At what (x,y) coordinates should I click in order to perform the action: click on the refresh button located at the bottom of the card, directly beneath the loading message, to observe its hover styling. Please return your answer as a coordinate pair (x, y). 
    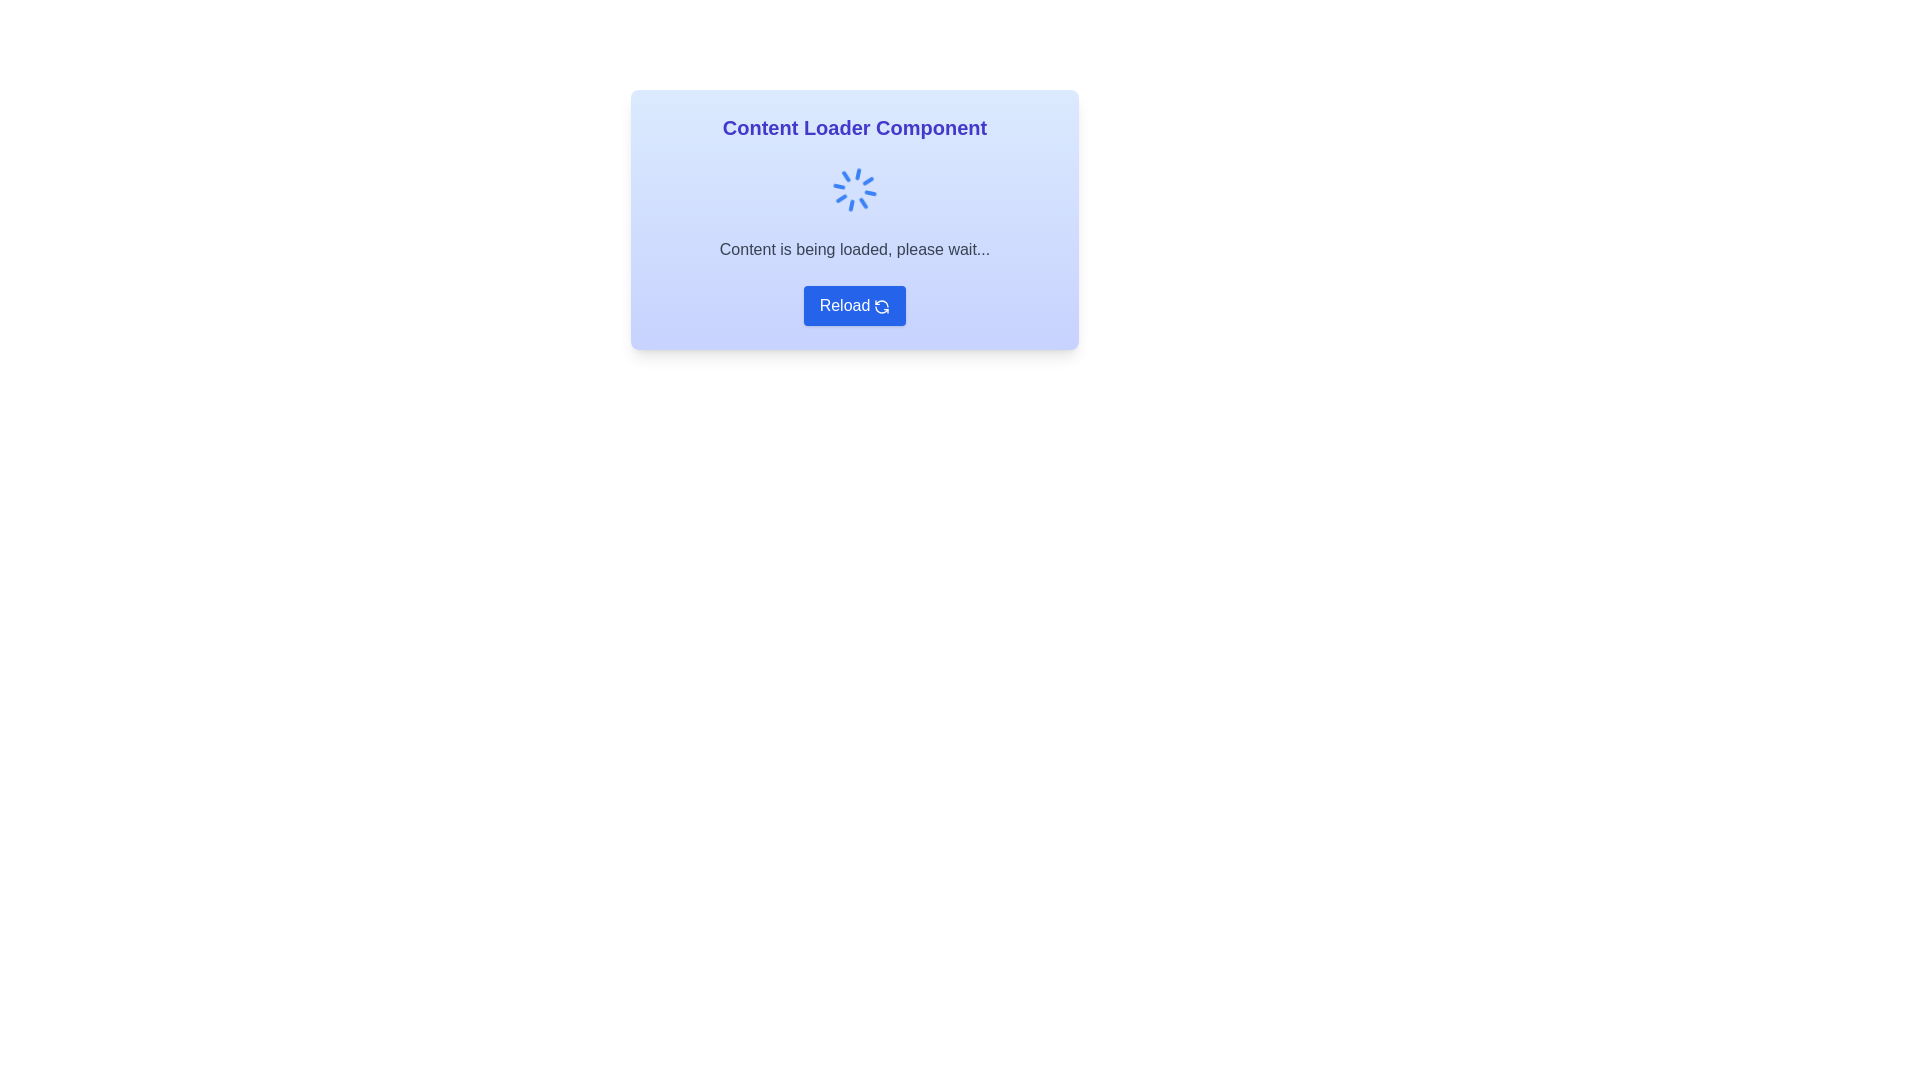
    Looking at the image, I should click on (854, 305).